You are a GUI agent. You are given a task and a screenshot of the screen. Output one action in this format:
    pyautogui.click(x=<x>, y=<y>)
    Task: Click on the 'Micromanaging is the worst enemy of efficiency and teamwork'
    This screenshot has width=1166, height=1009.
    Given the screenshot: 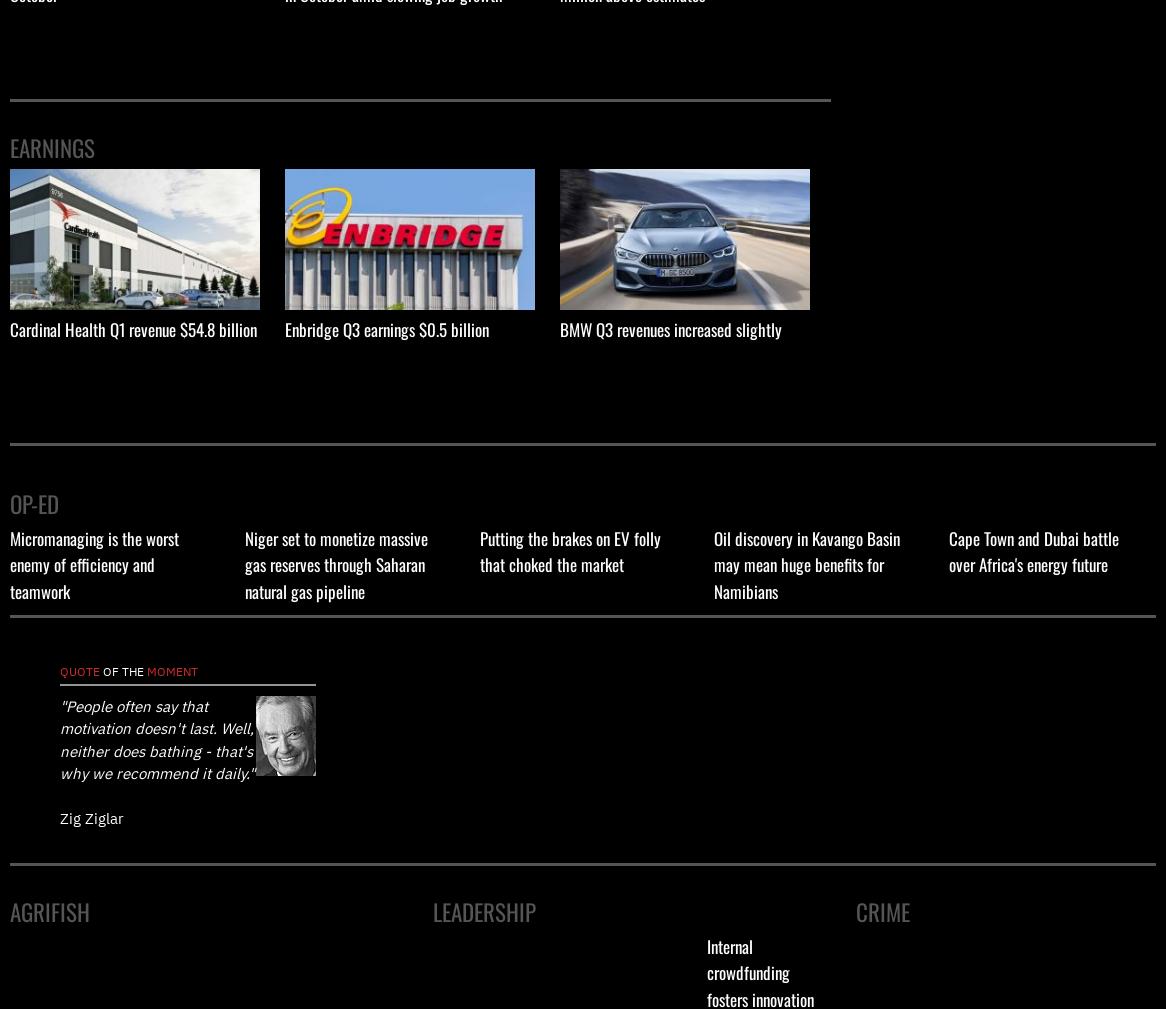 What is the action you would take?
    pyautogui.click(x=93, y=564)
    